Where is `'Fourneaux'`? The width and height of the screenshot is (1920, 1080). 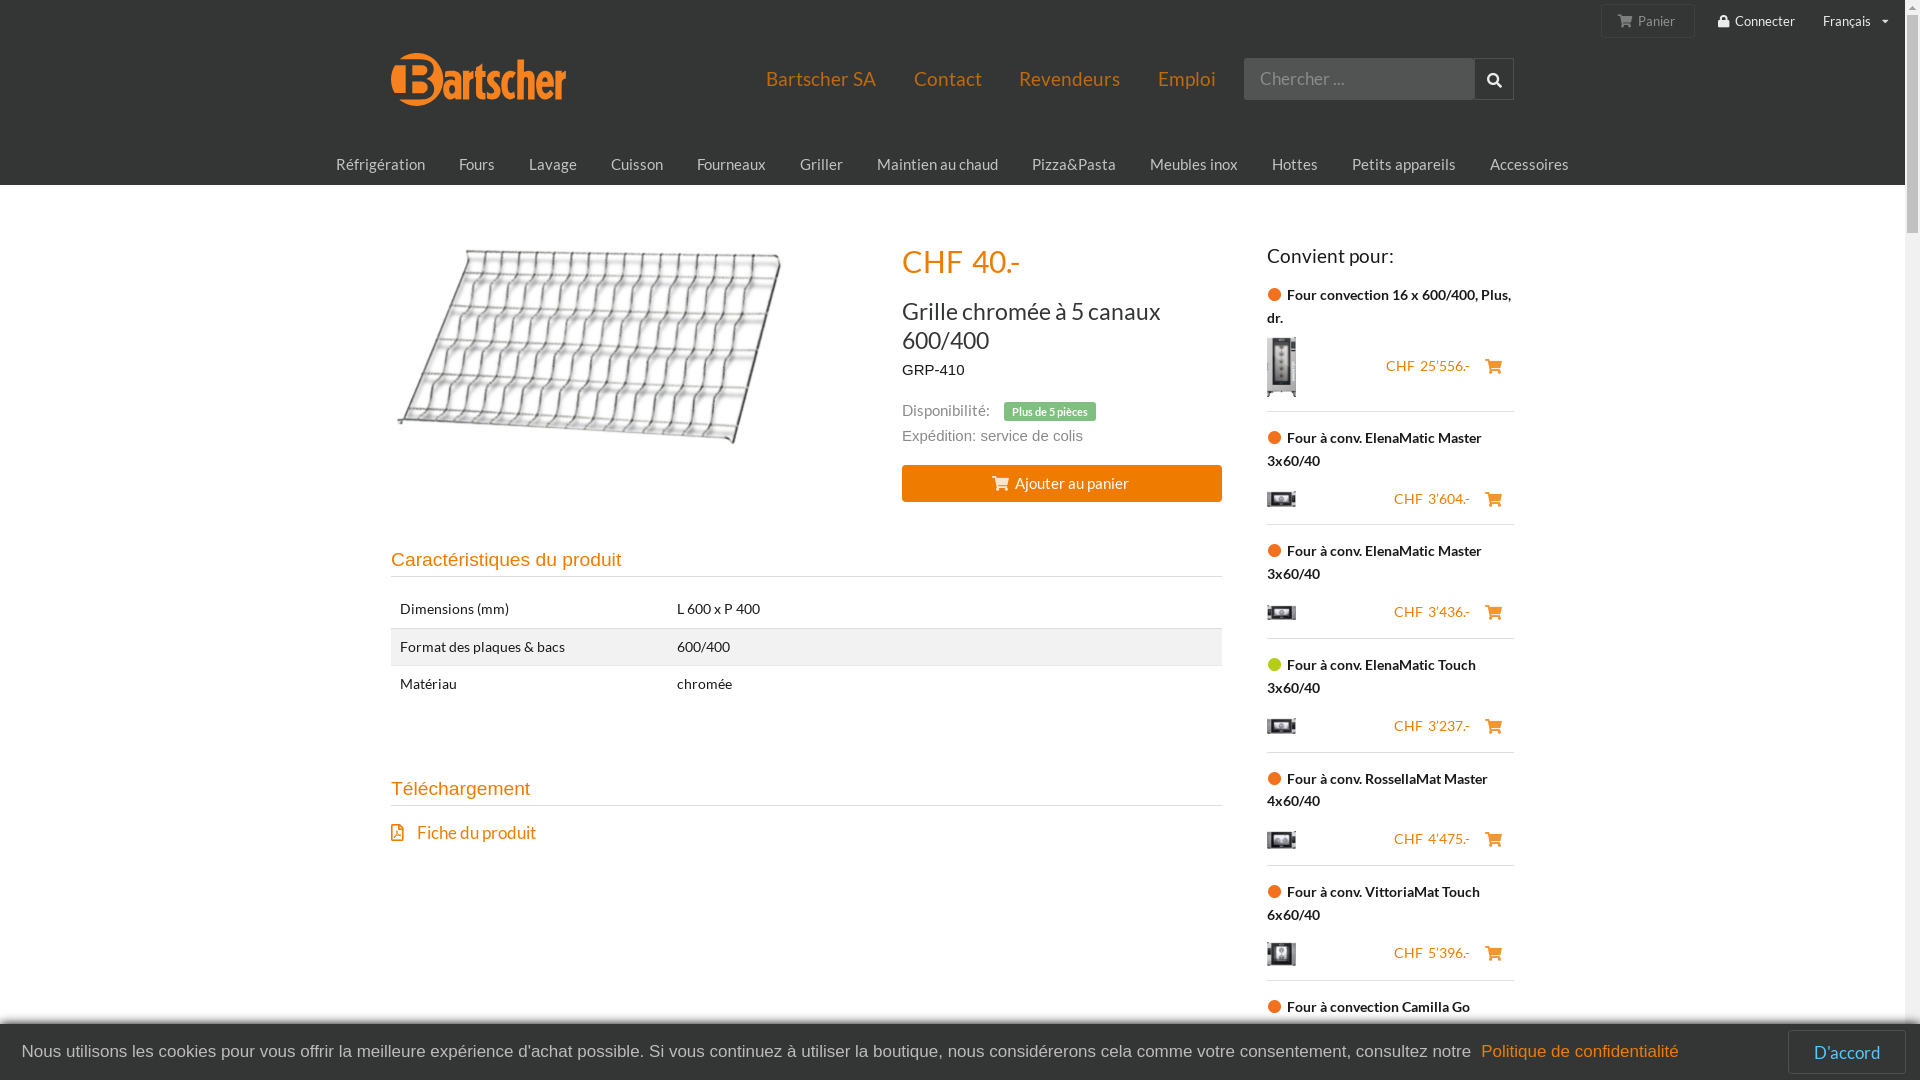 'Fourneaux' is located at coordinates (730, 164).